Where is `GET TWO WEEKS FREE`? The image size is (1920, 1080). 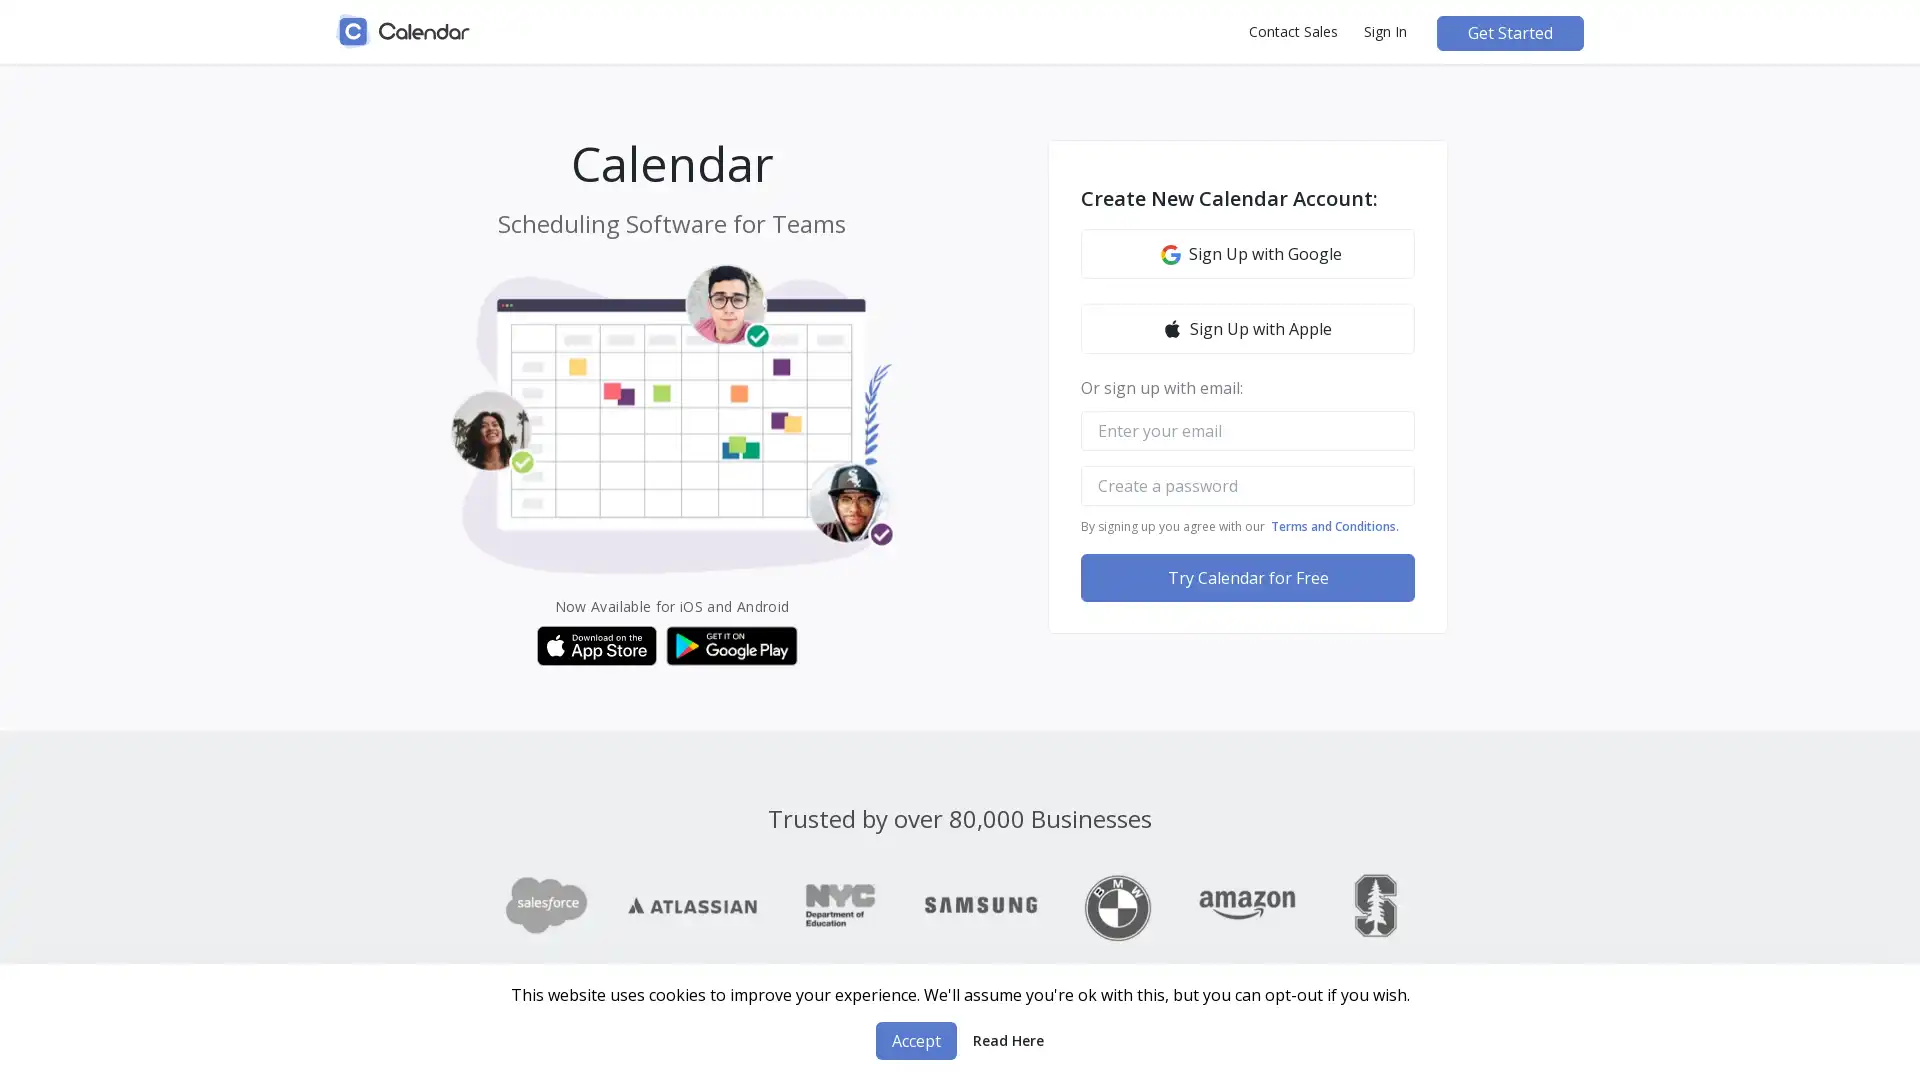
GET TWO WEEKS FREE is located at coordinates (1099, 596).